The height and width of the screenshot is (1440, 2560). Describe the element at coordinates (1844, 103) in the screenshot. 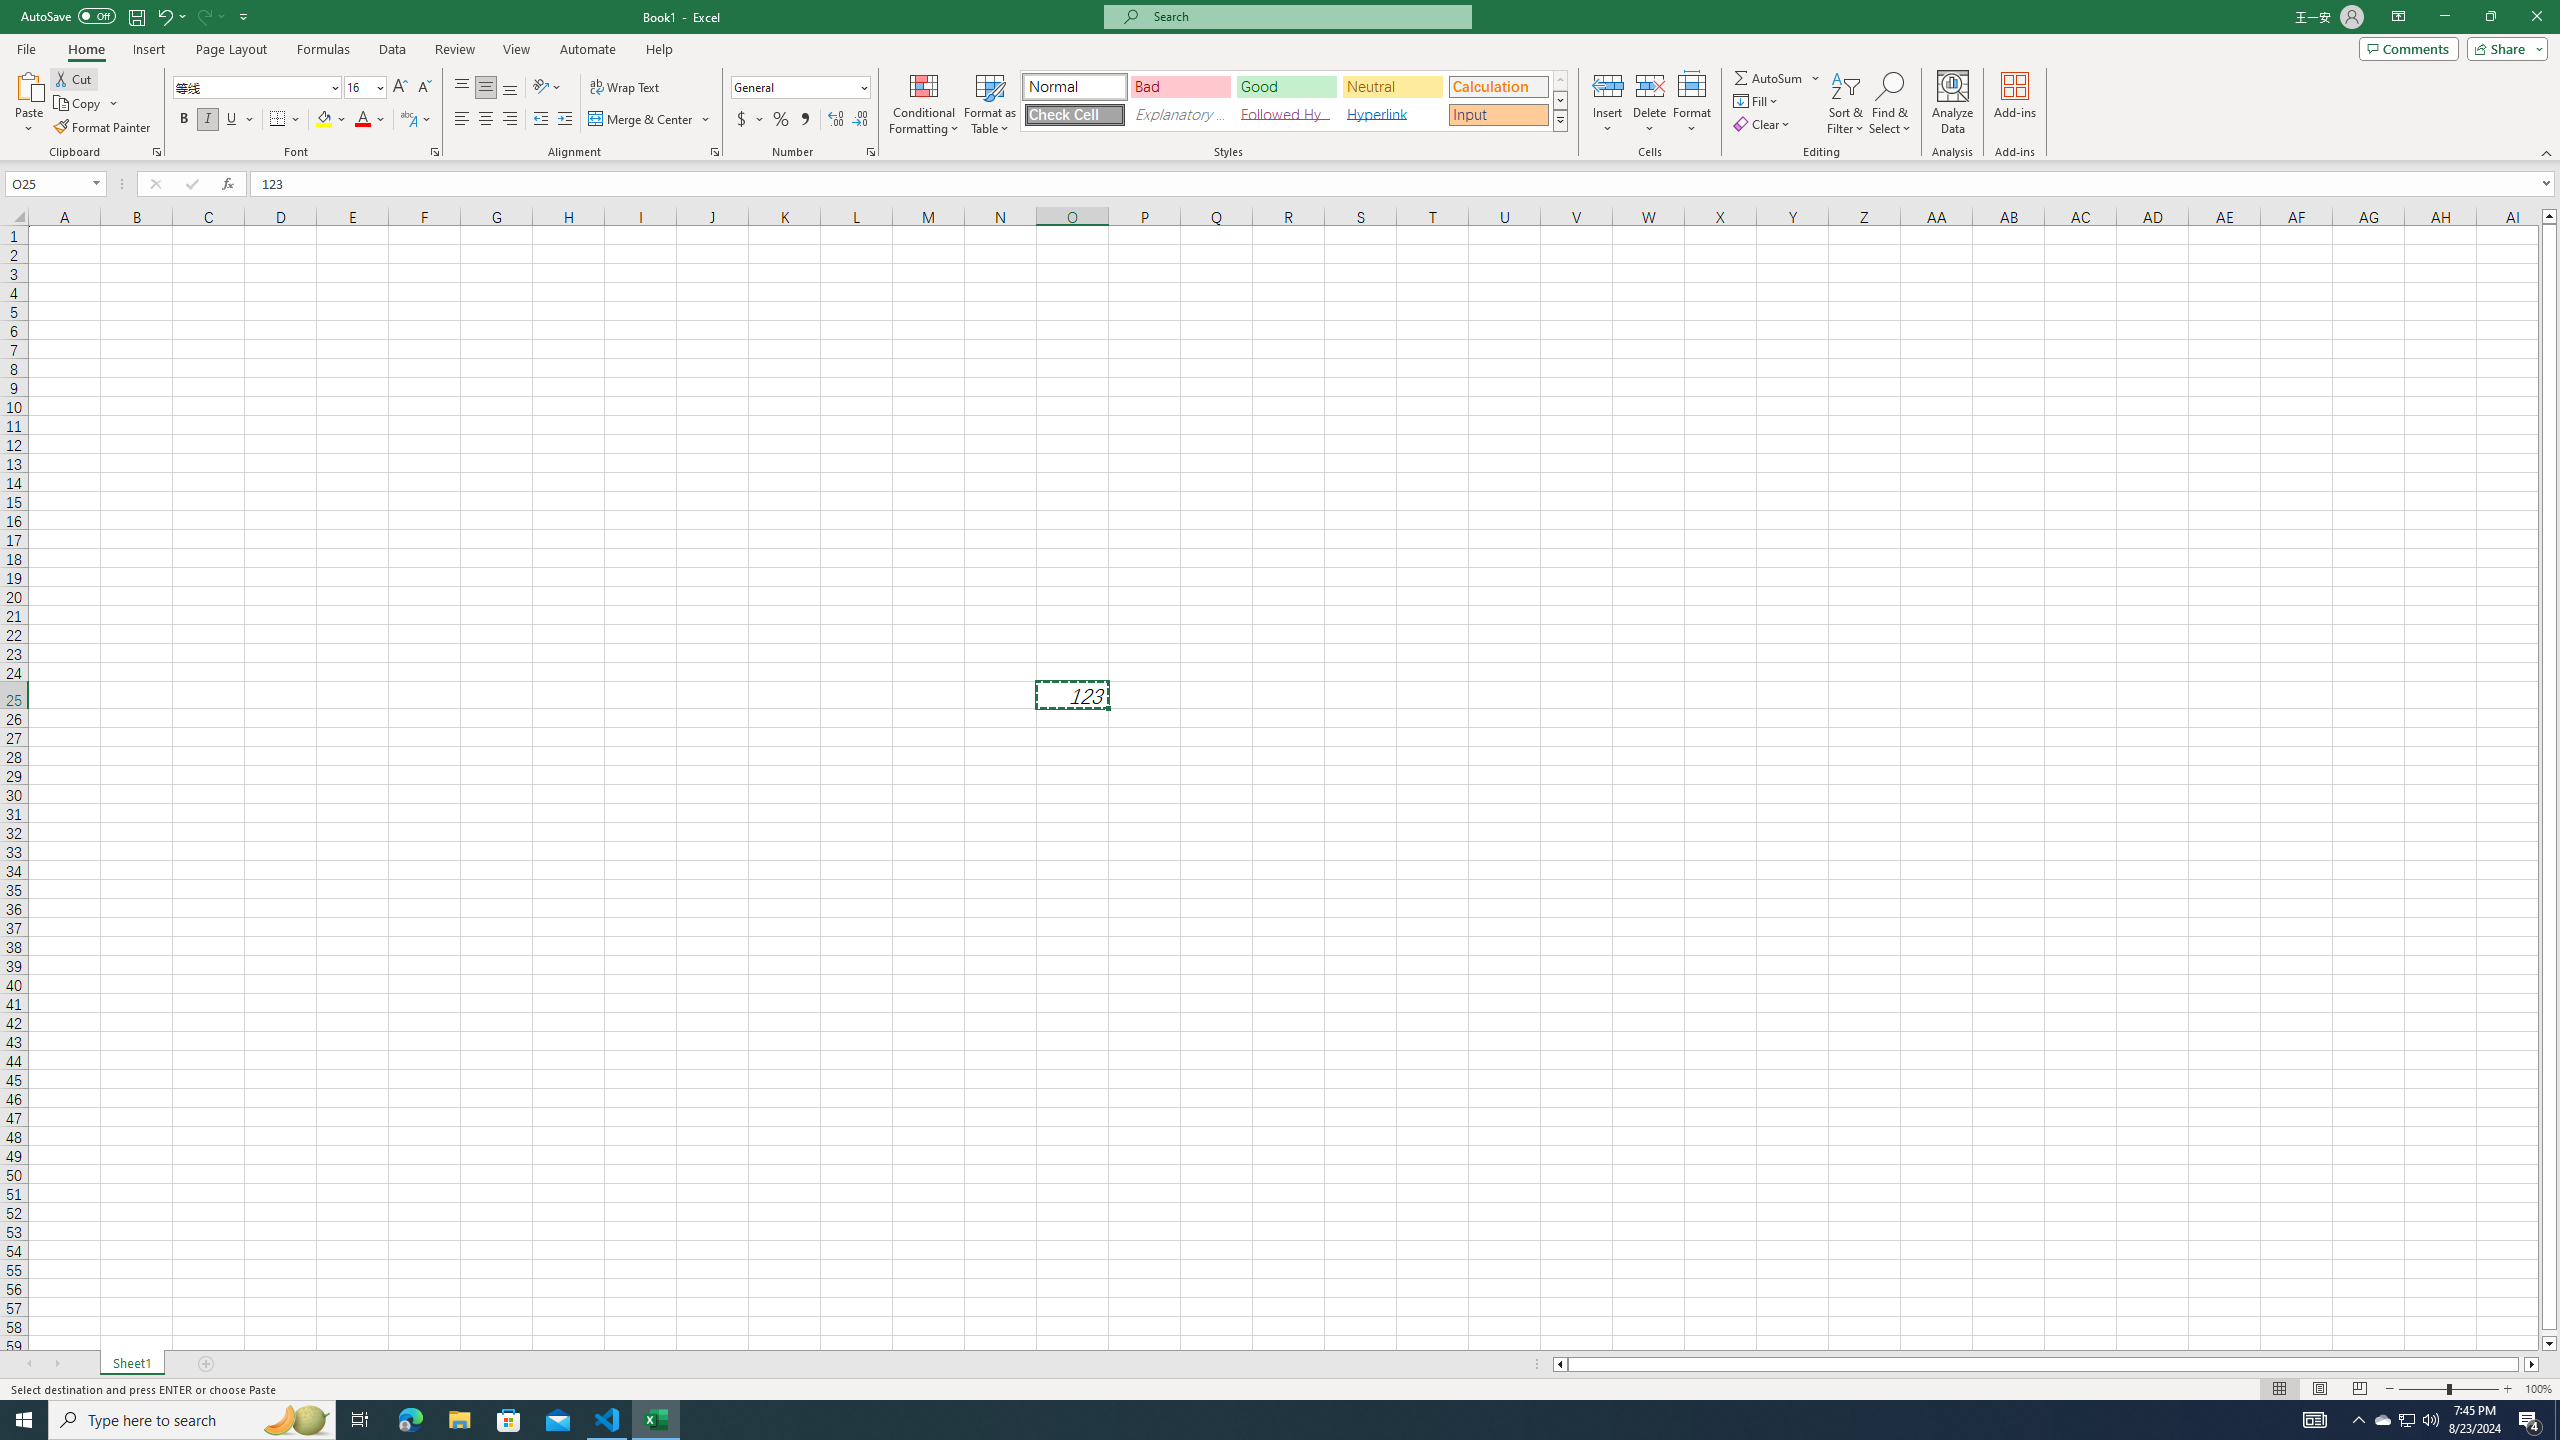

I see `'Sort & Filter'` at that location.